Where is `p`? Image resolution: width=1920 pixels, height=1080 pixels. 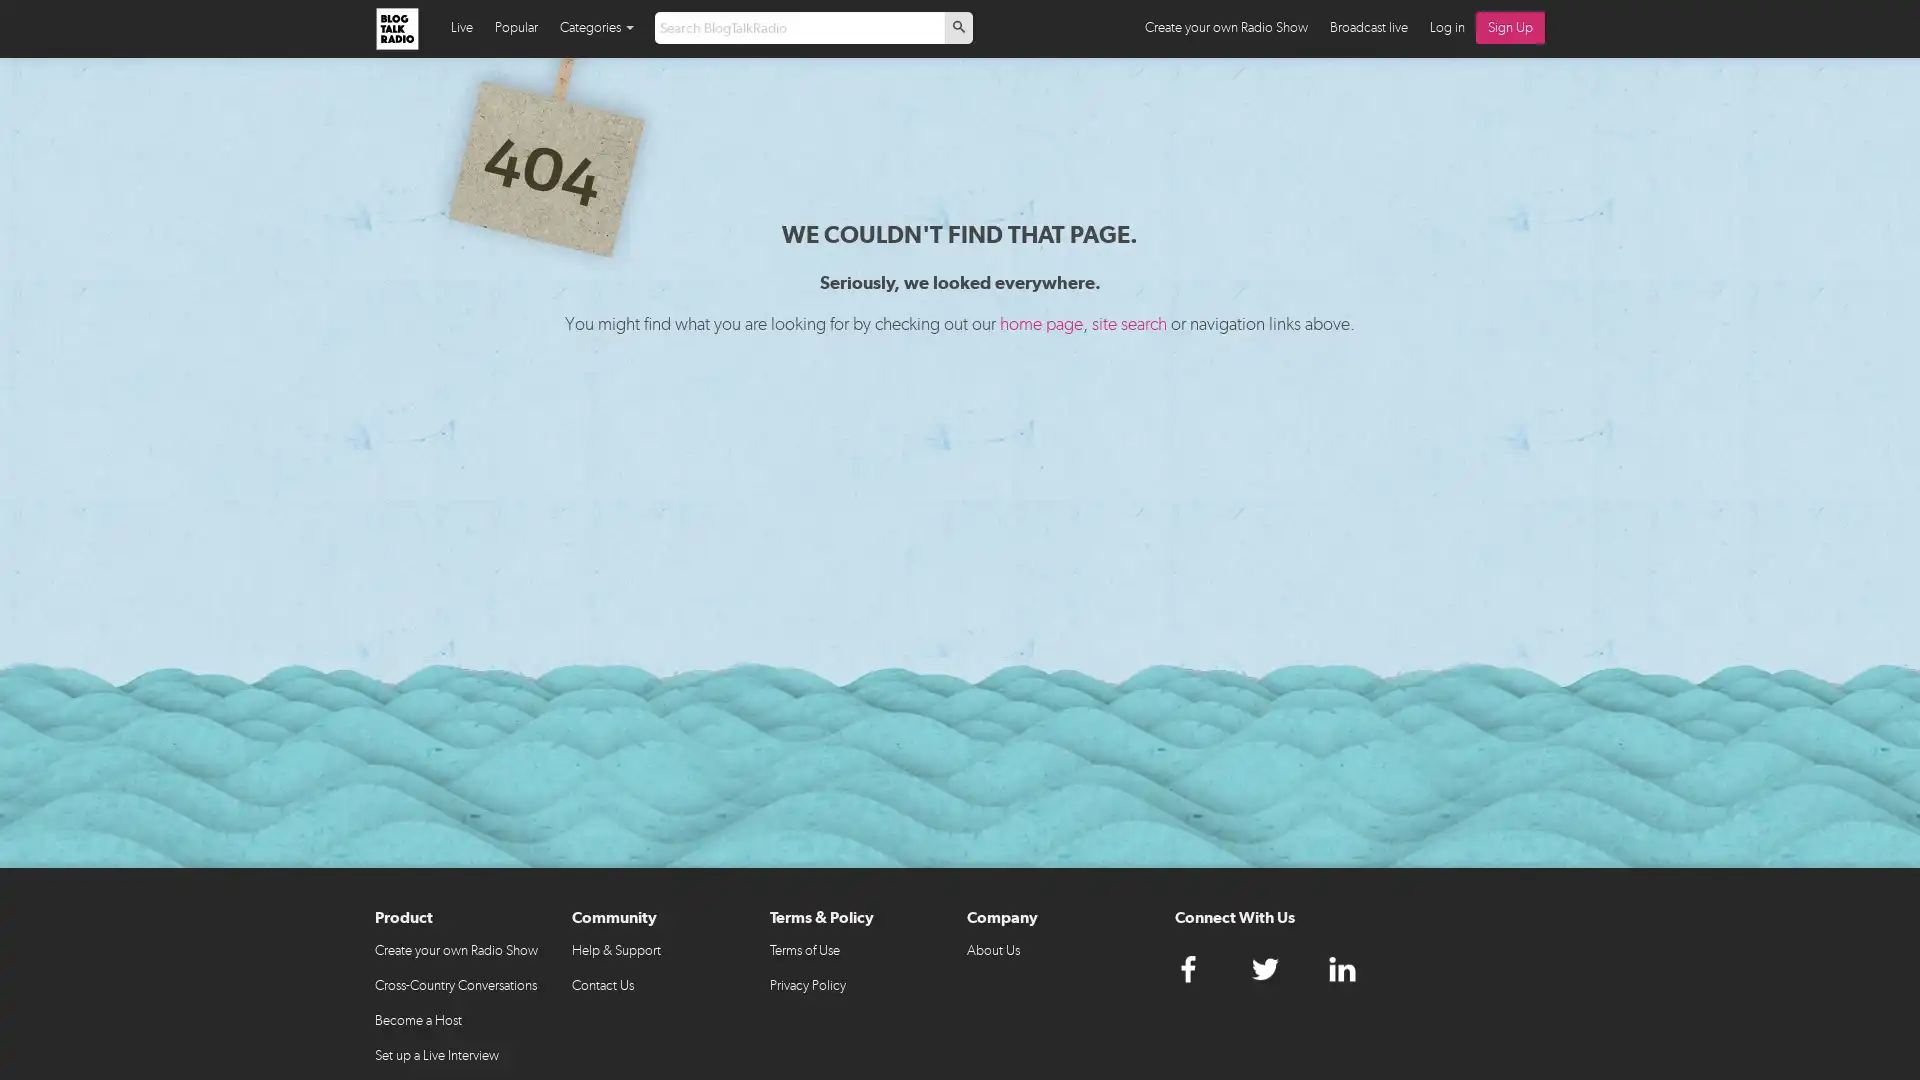
p is located at coordinates (958, 27).